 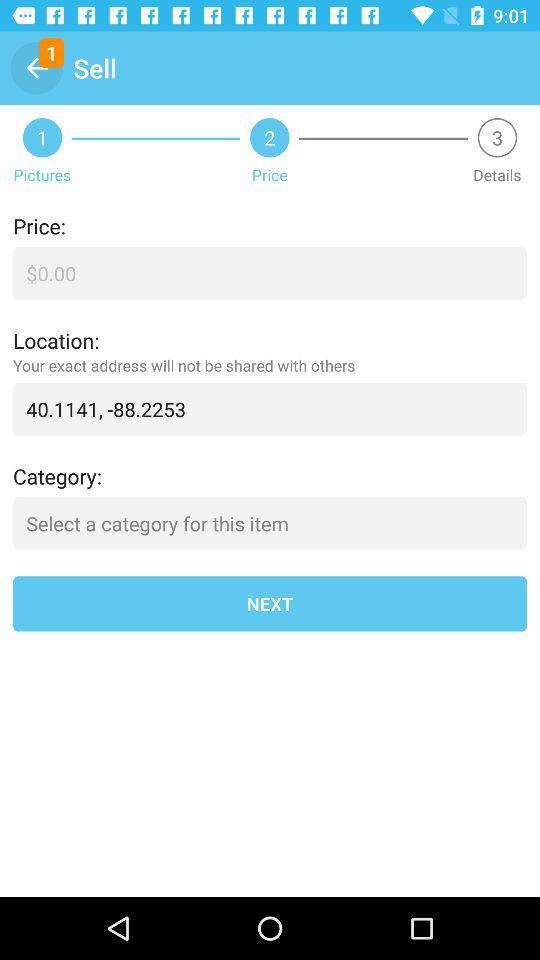 I want to click on 40 1141 88, so click(x=270, y=408).